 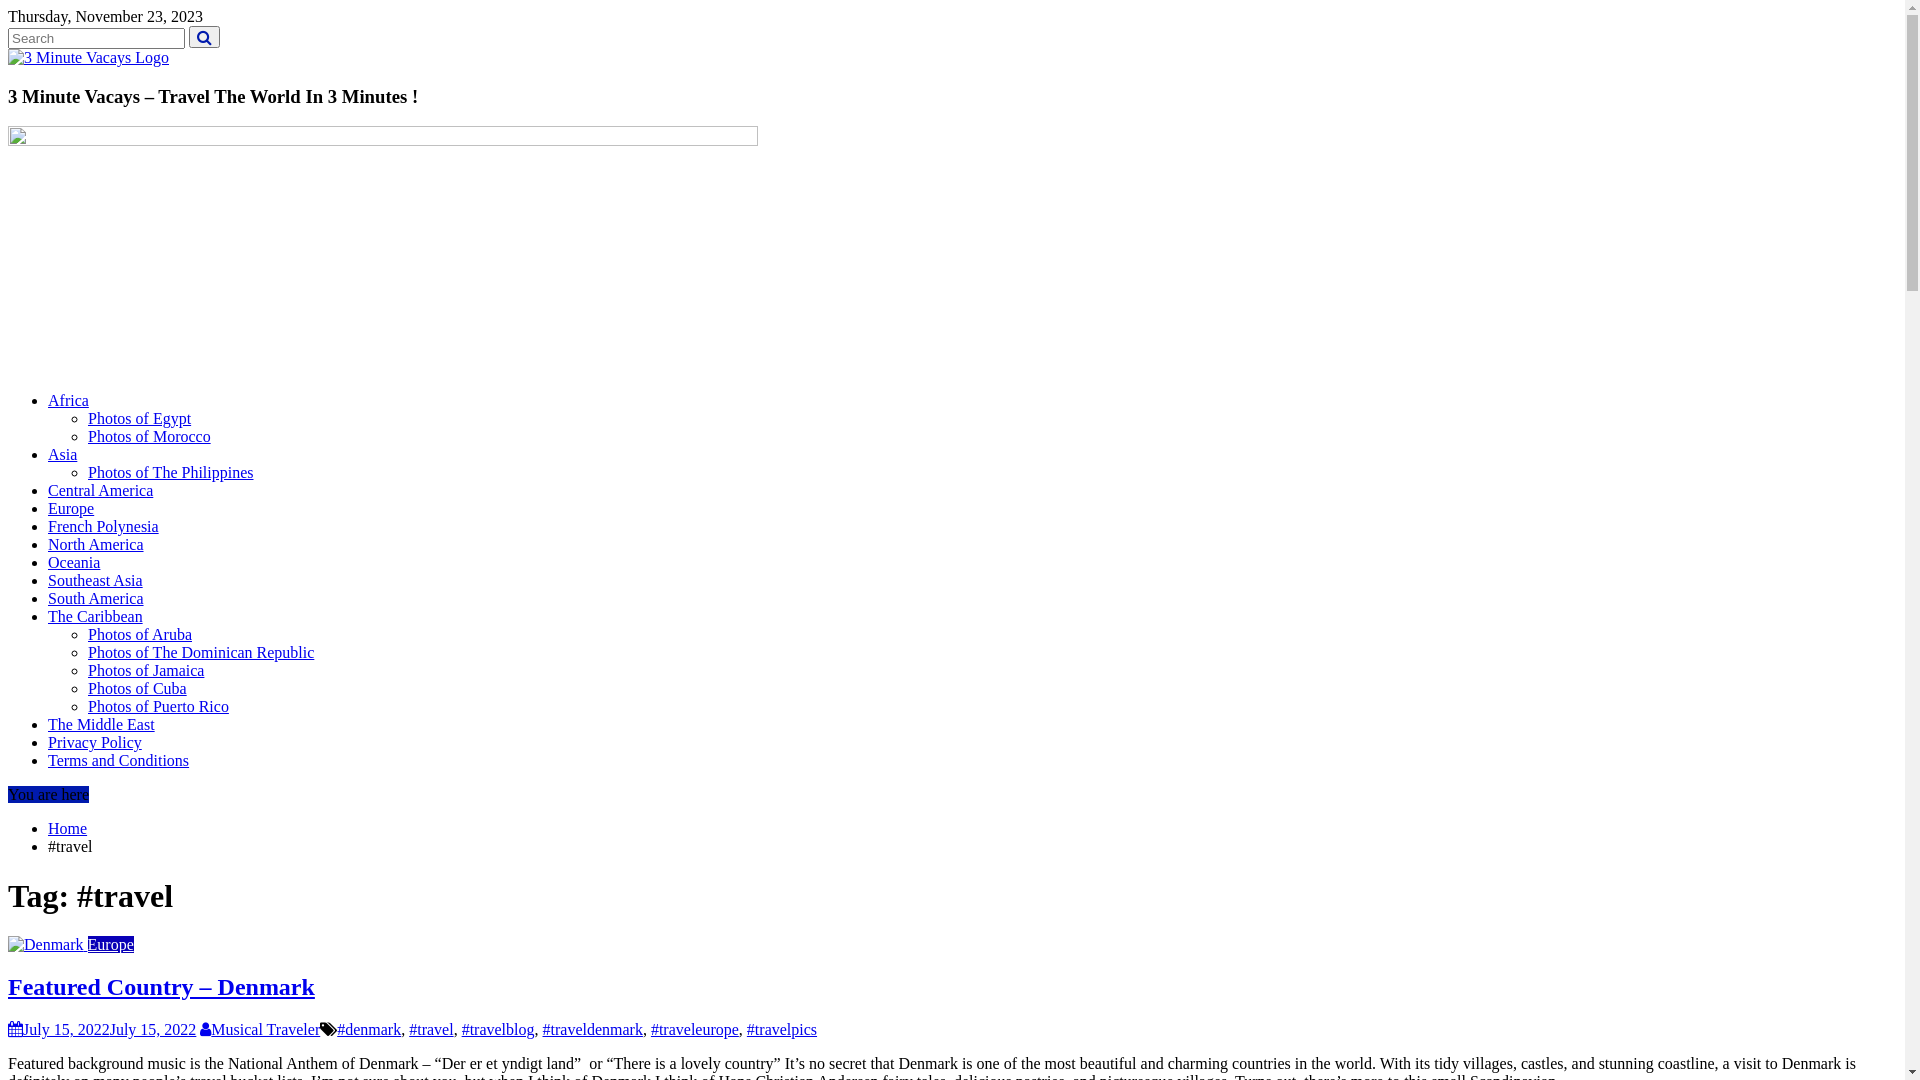 What do you see at coordinates (117, 760) in the screenshot?
I see `'Terms and Conditions'` at bounding box center [117, 760].